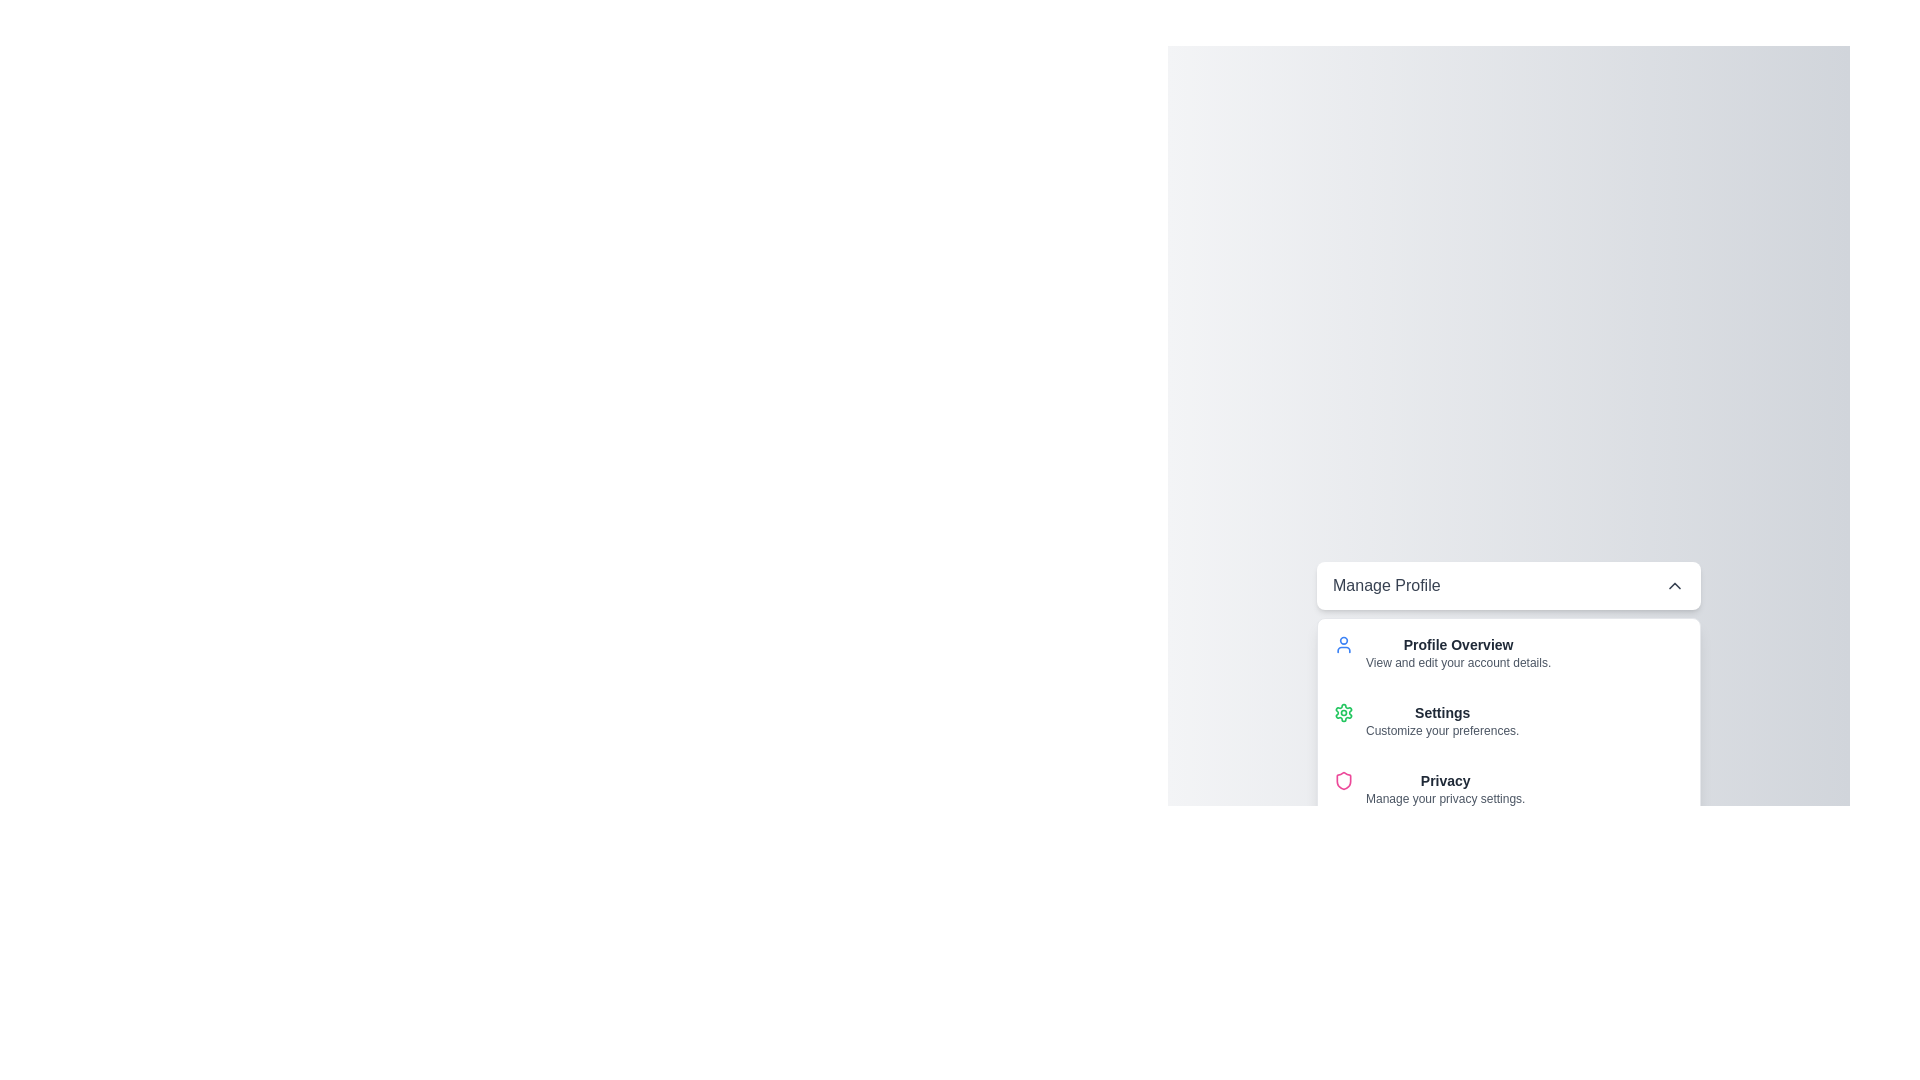  Describe the element at coordinates (1508, 788) in the screenshot. I see `the third list item in the 'Manage Profile' dropdown menu that provides access to privacy-related settings` at that location.